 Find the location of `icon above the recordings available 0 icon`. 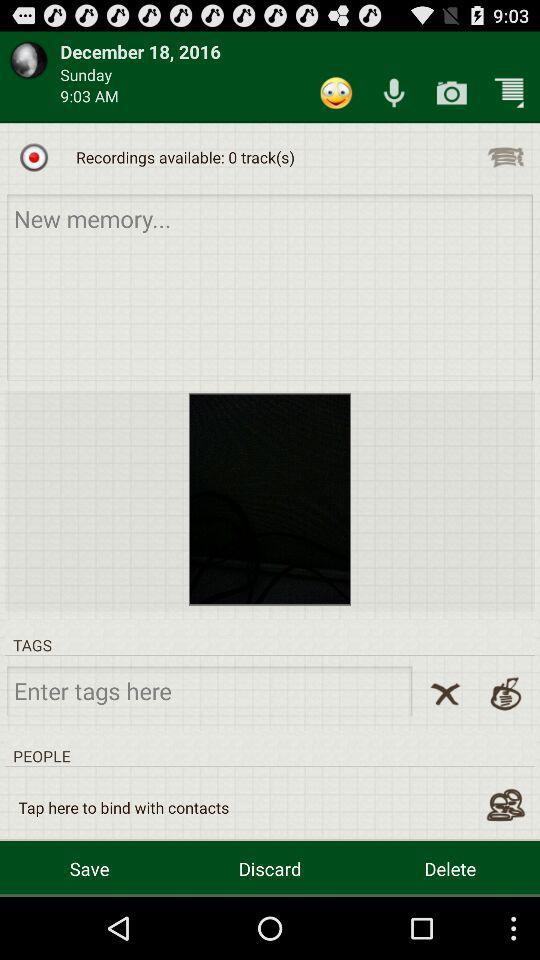

icon above the recordings available 0 icon is located at coordinates (394, 93).